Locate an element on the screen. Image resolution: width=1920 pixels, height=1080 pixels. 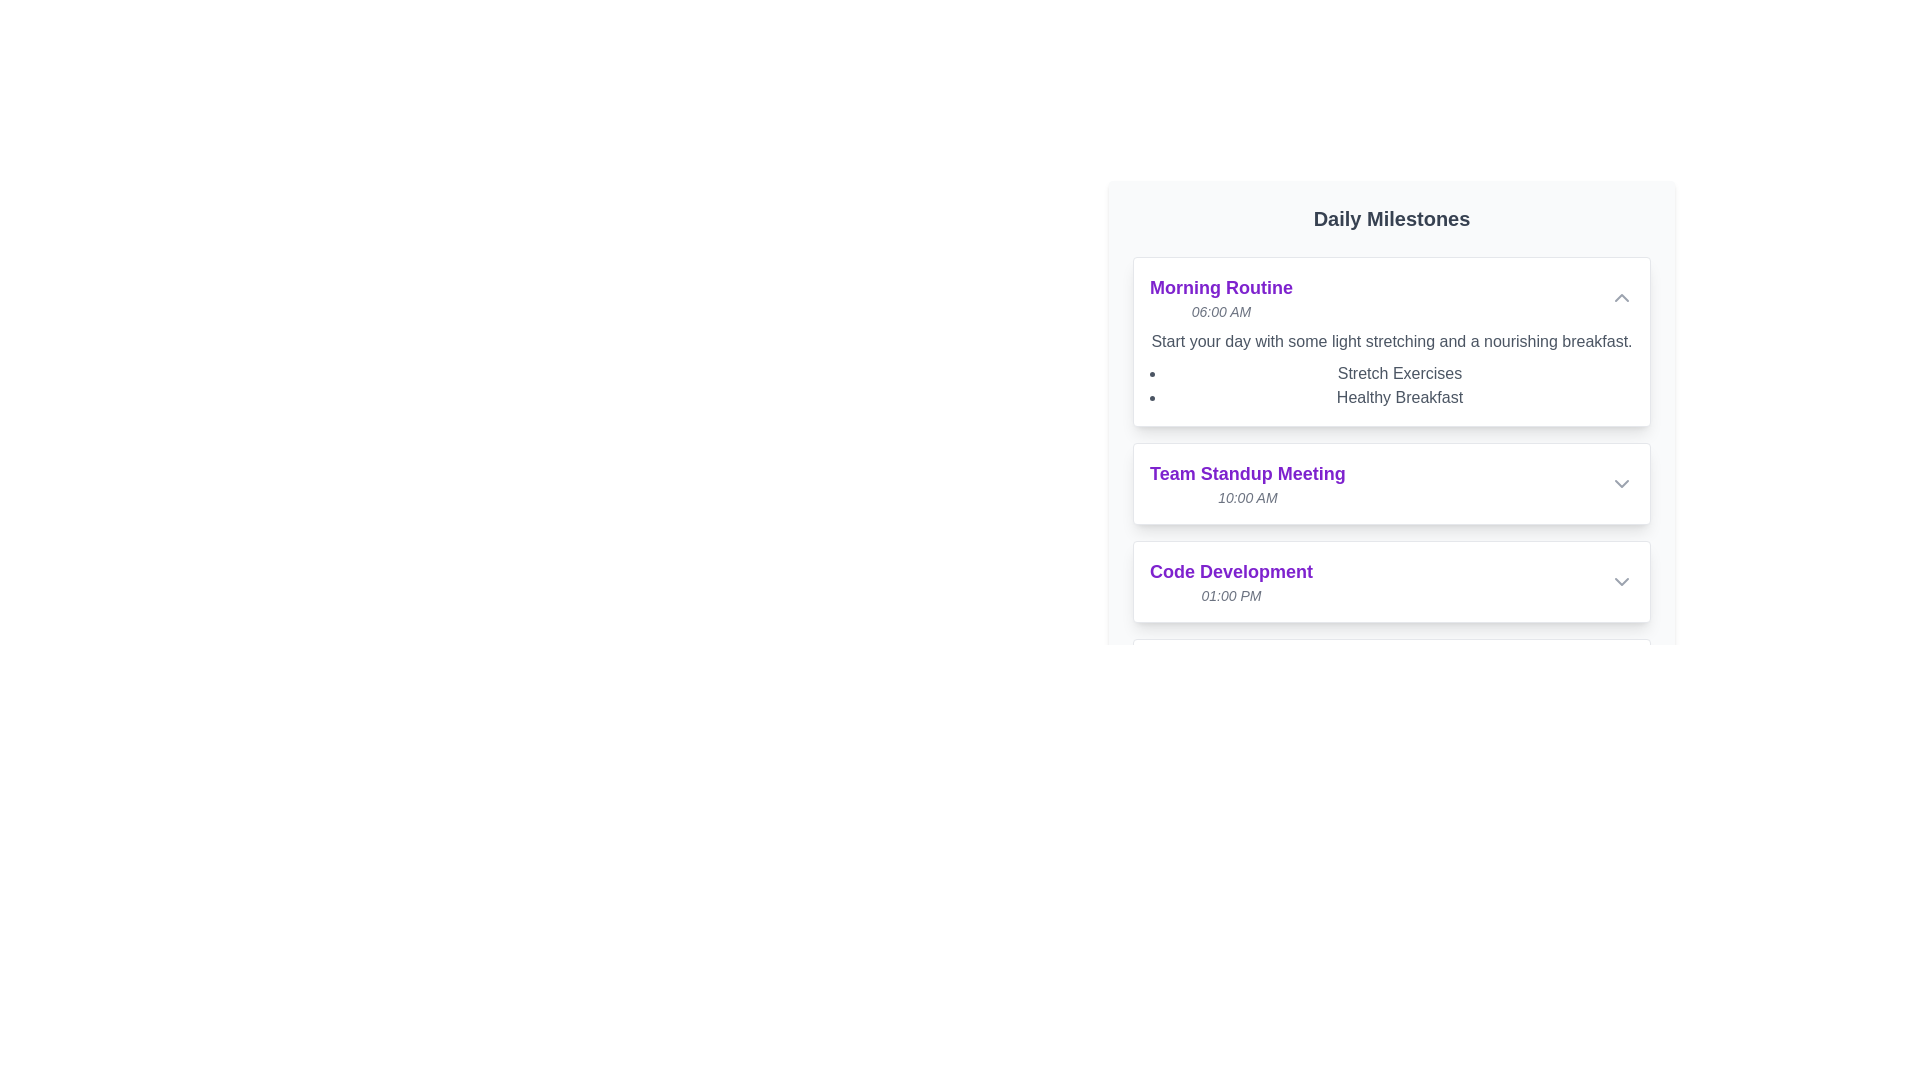
the 'Morning Routine' list item card, which is the first entry in the schedule or task list under the 'Daily Milestones' header is located at coordinates (1391, 341).